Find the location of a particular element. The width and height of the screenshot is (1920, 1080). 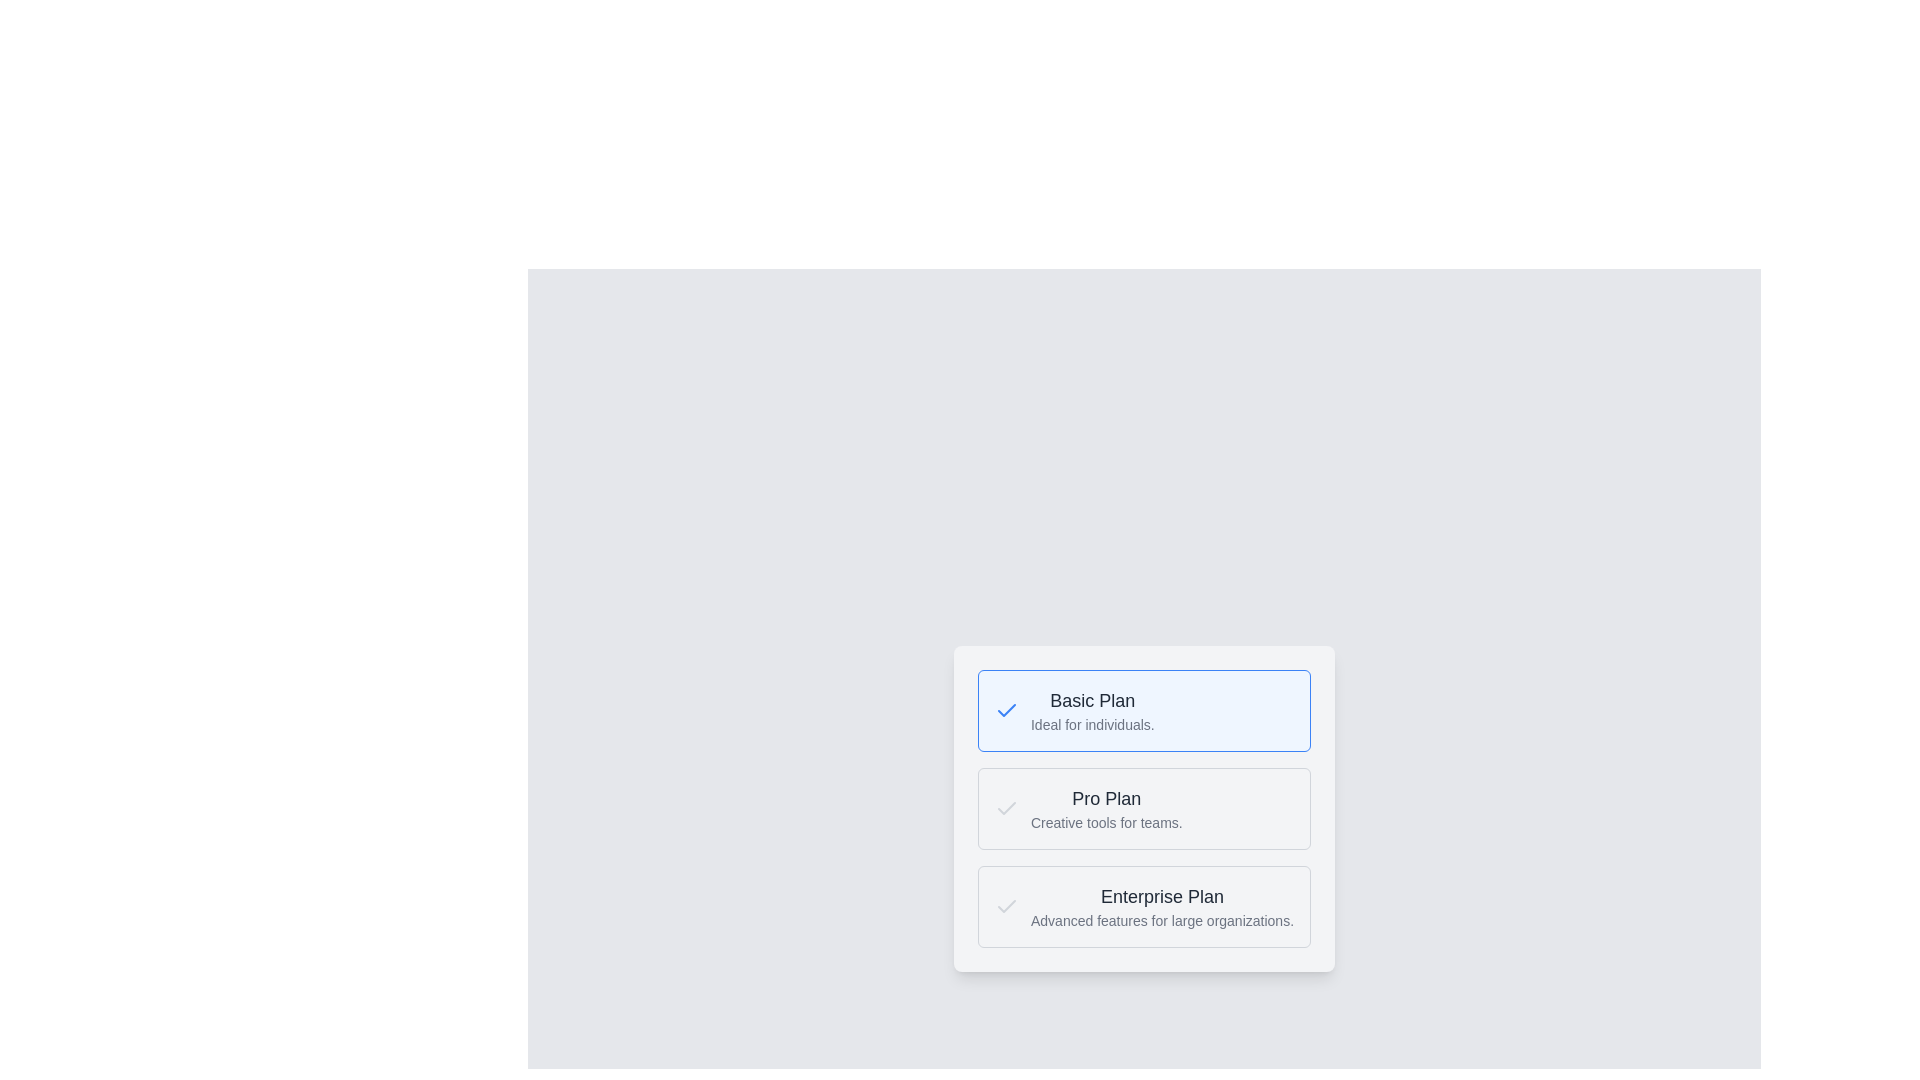

the Text Label that serves as the title for the Enterprise Plan subscription option, located at the center of the third option card is located at coordinates (1162, 896).